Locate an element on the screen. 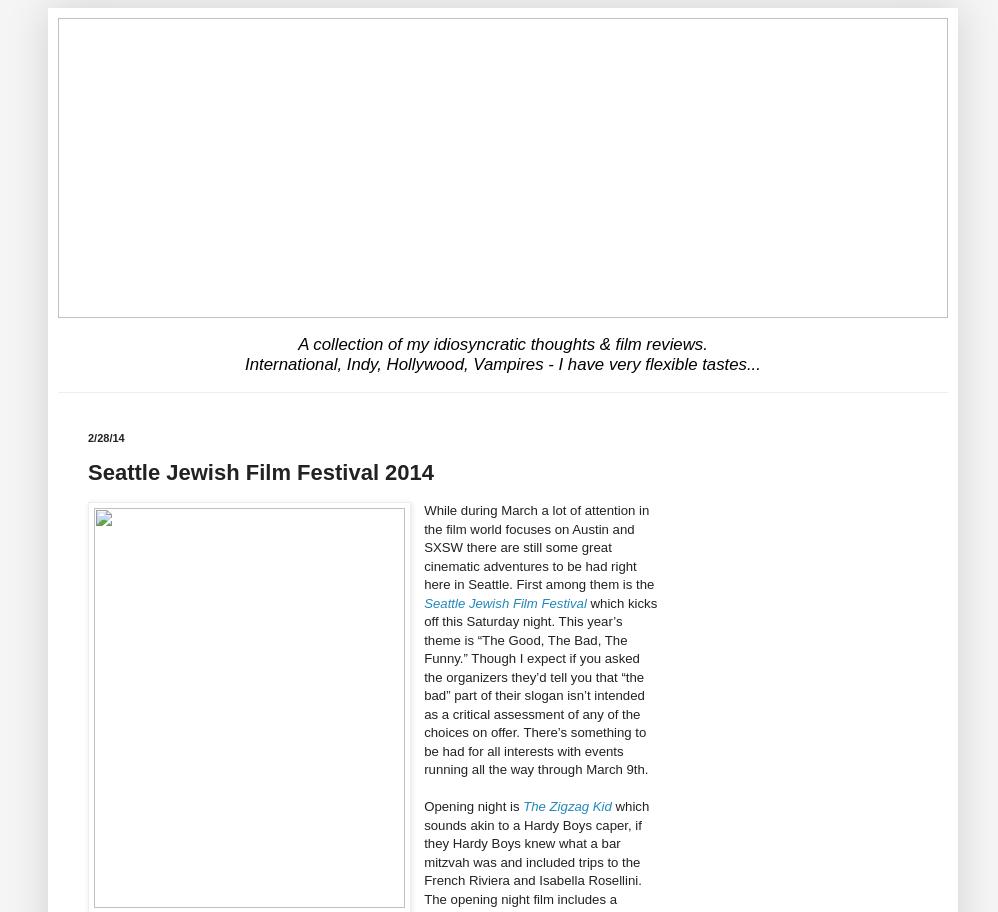 The height and width of the screenshot is (912, 998). 'which kicks off this Saturday night. This year’s theme is “The Good, The Bad, The Funny.” Though I expect if you asked the organizers they’d tell you that “the bad” part of their slogan isn’t intended as a critical assessment of any of the choices on offer. There’s something to be had for all interests with events running all the way through March 9th.' is located at coordinates (423, 686).